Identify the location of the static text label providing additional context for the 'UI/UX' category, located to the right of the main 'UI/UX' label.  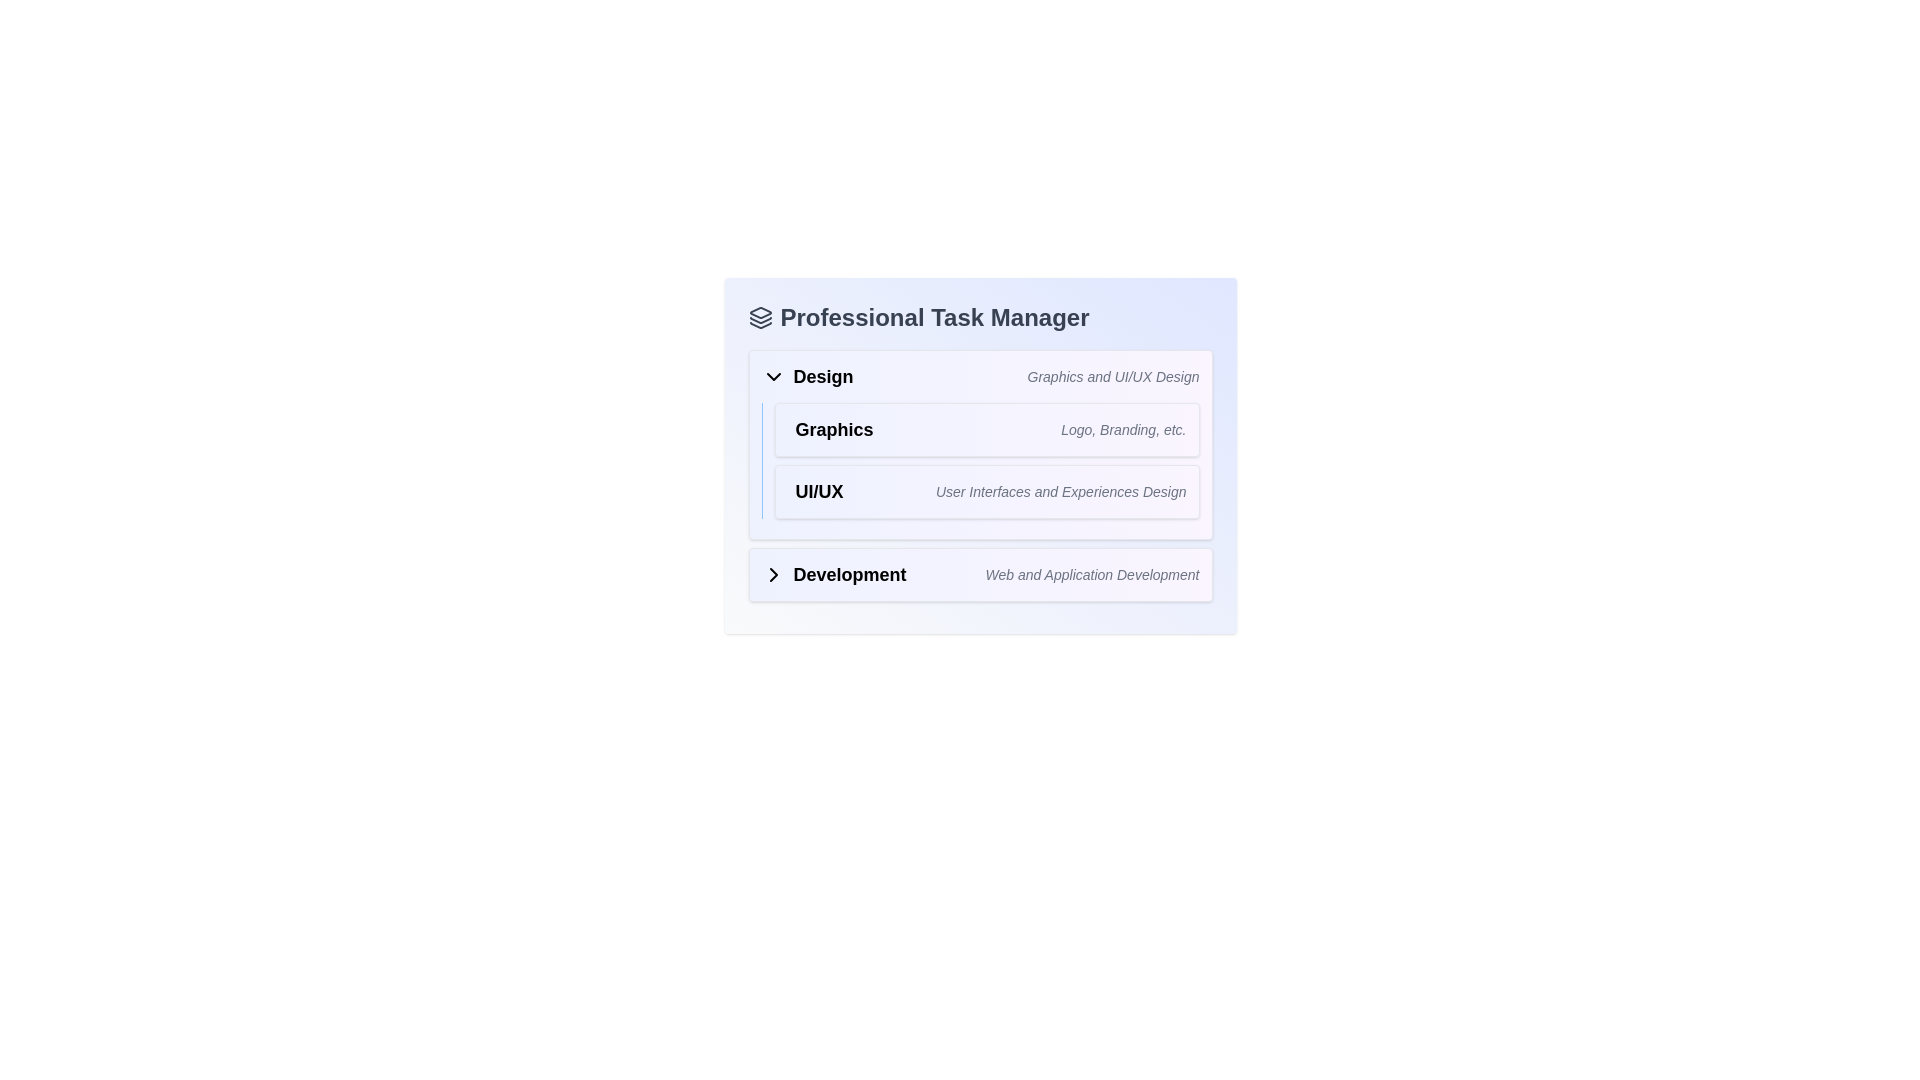
(1060, 492).